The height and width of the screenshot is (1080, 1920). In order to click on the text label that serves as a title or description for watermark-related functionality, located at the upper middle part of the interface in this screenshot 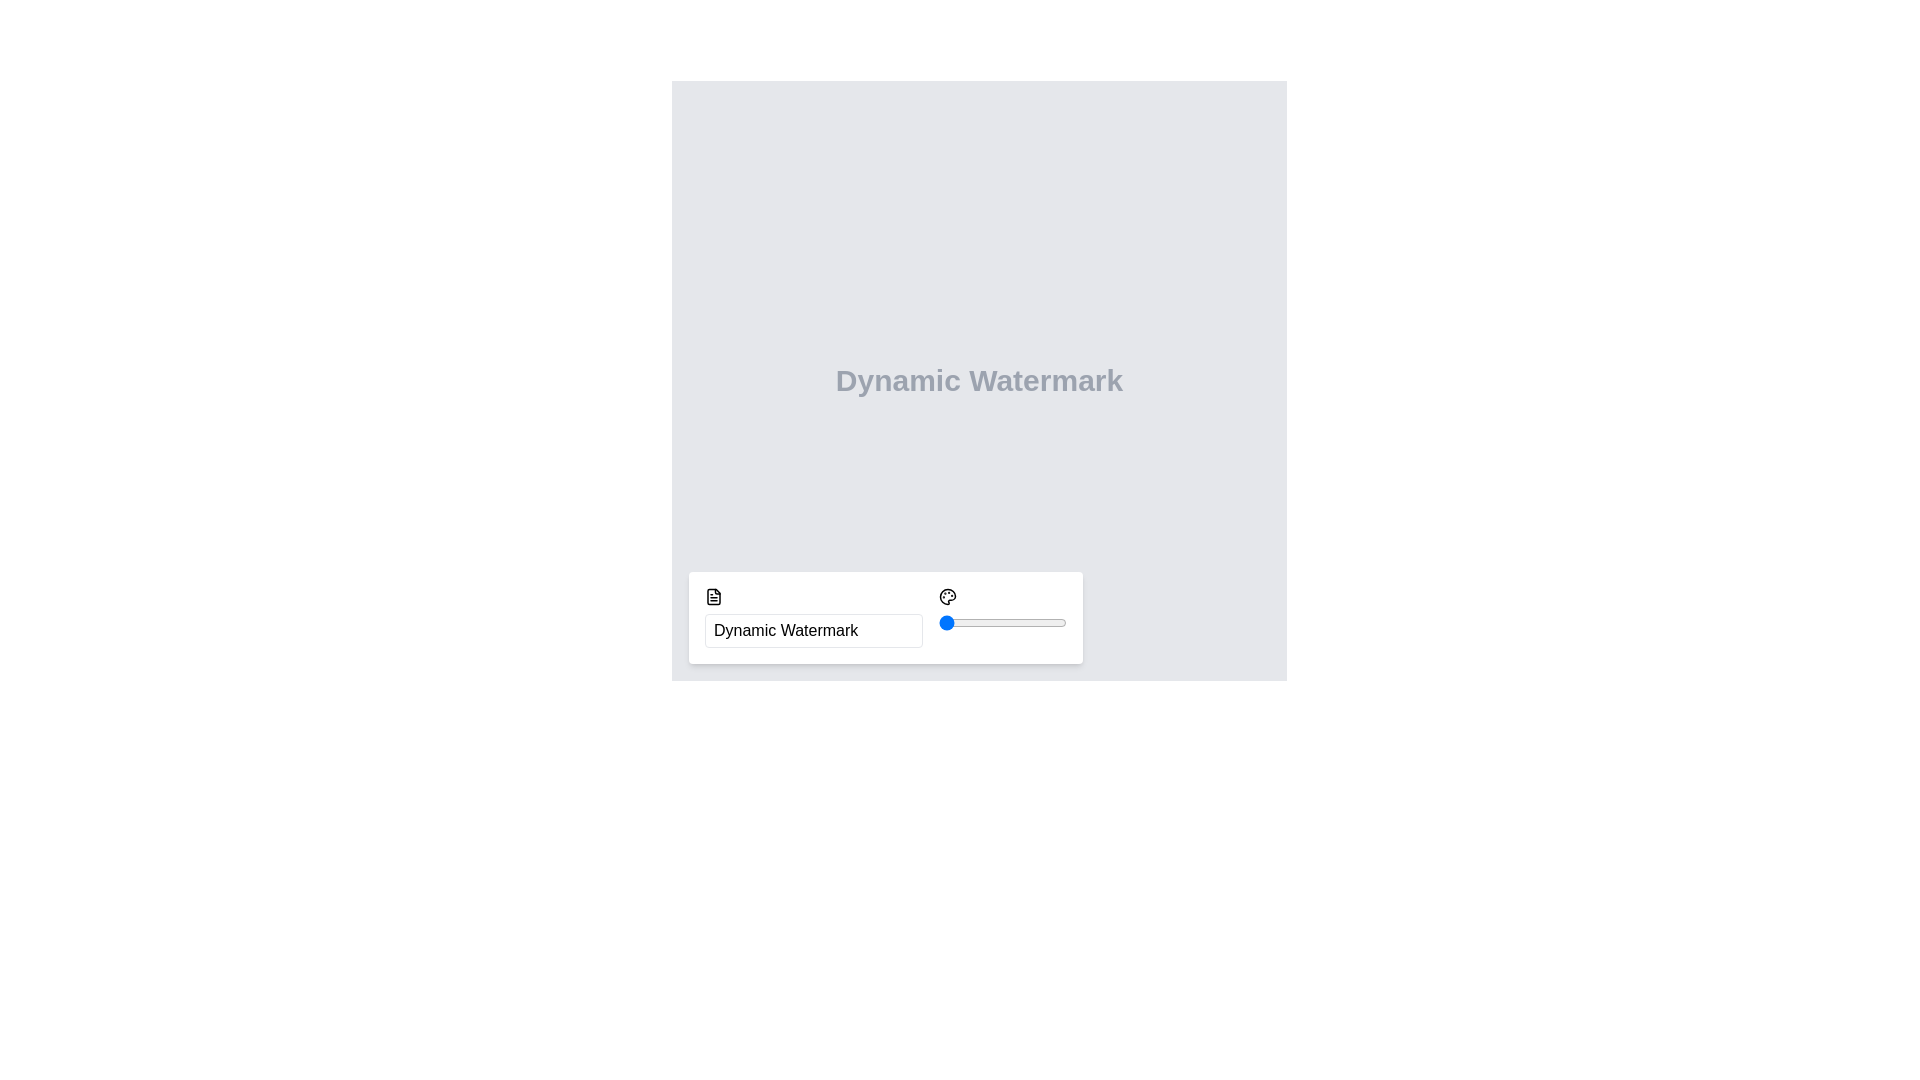, I will do `click(979, 381)`.